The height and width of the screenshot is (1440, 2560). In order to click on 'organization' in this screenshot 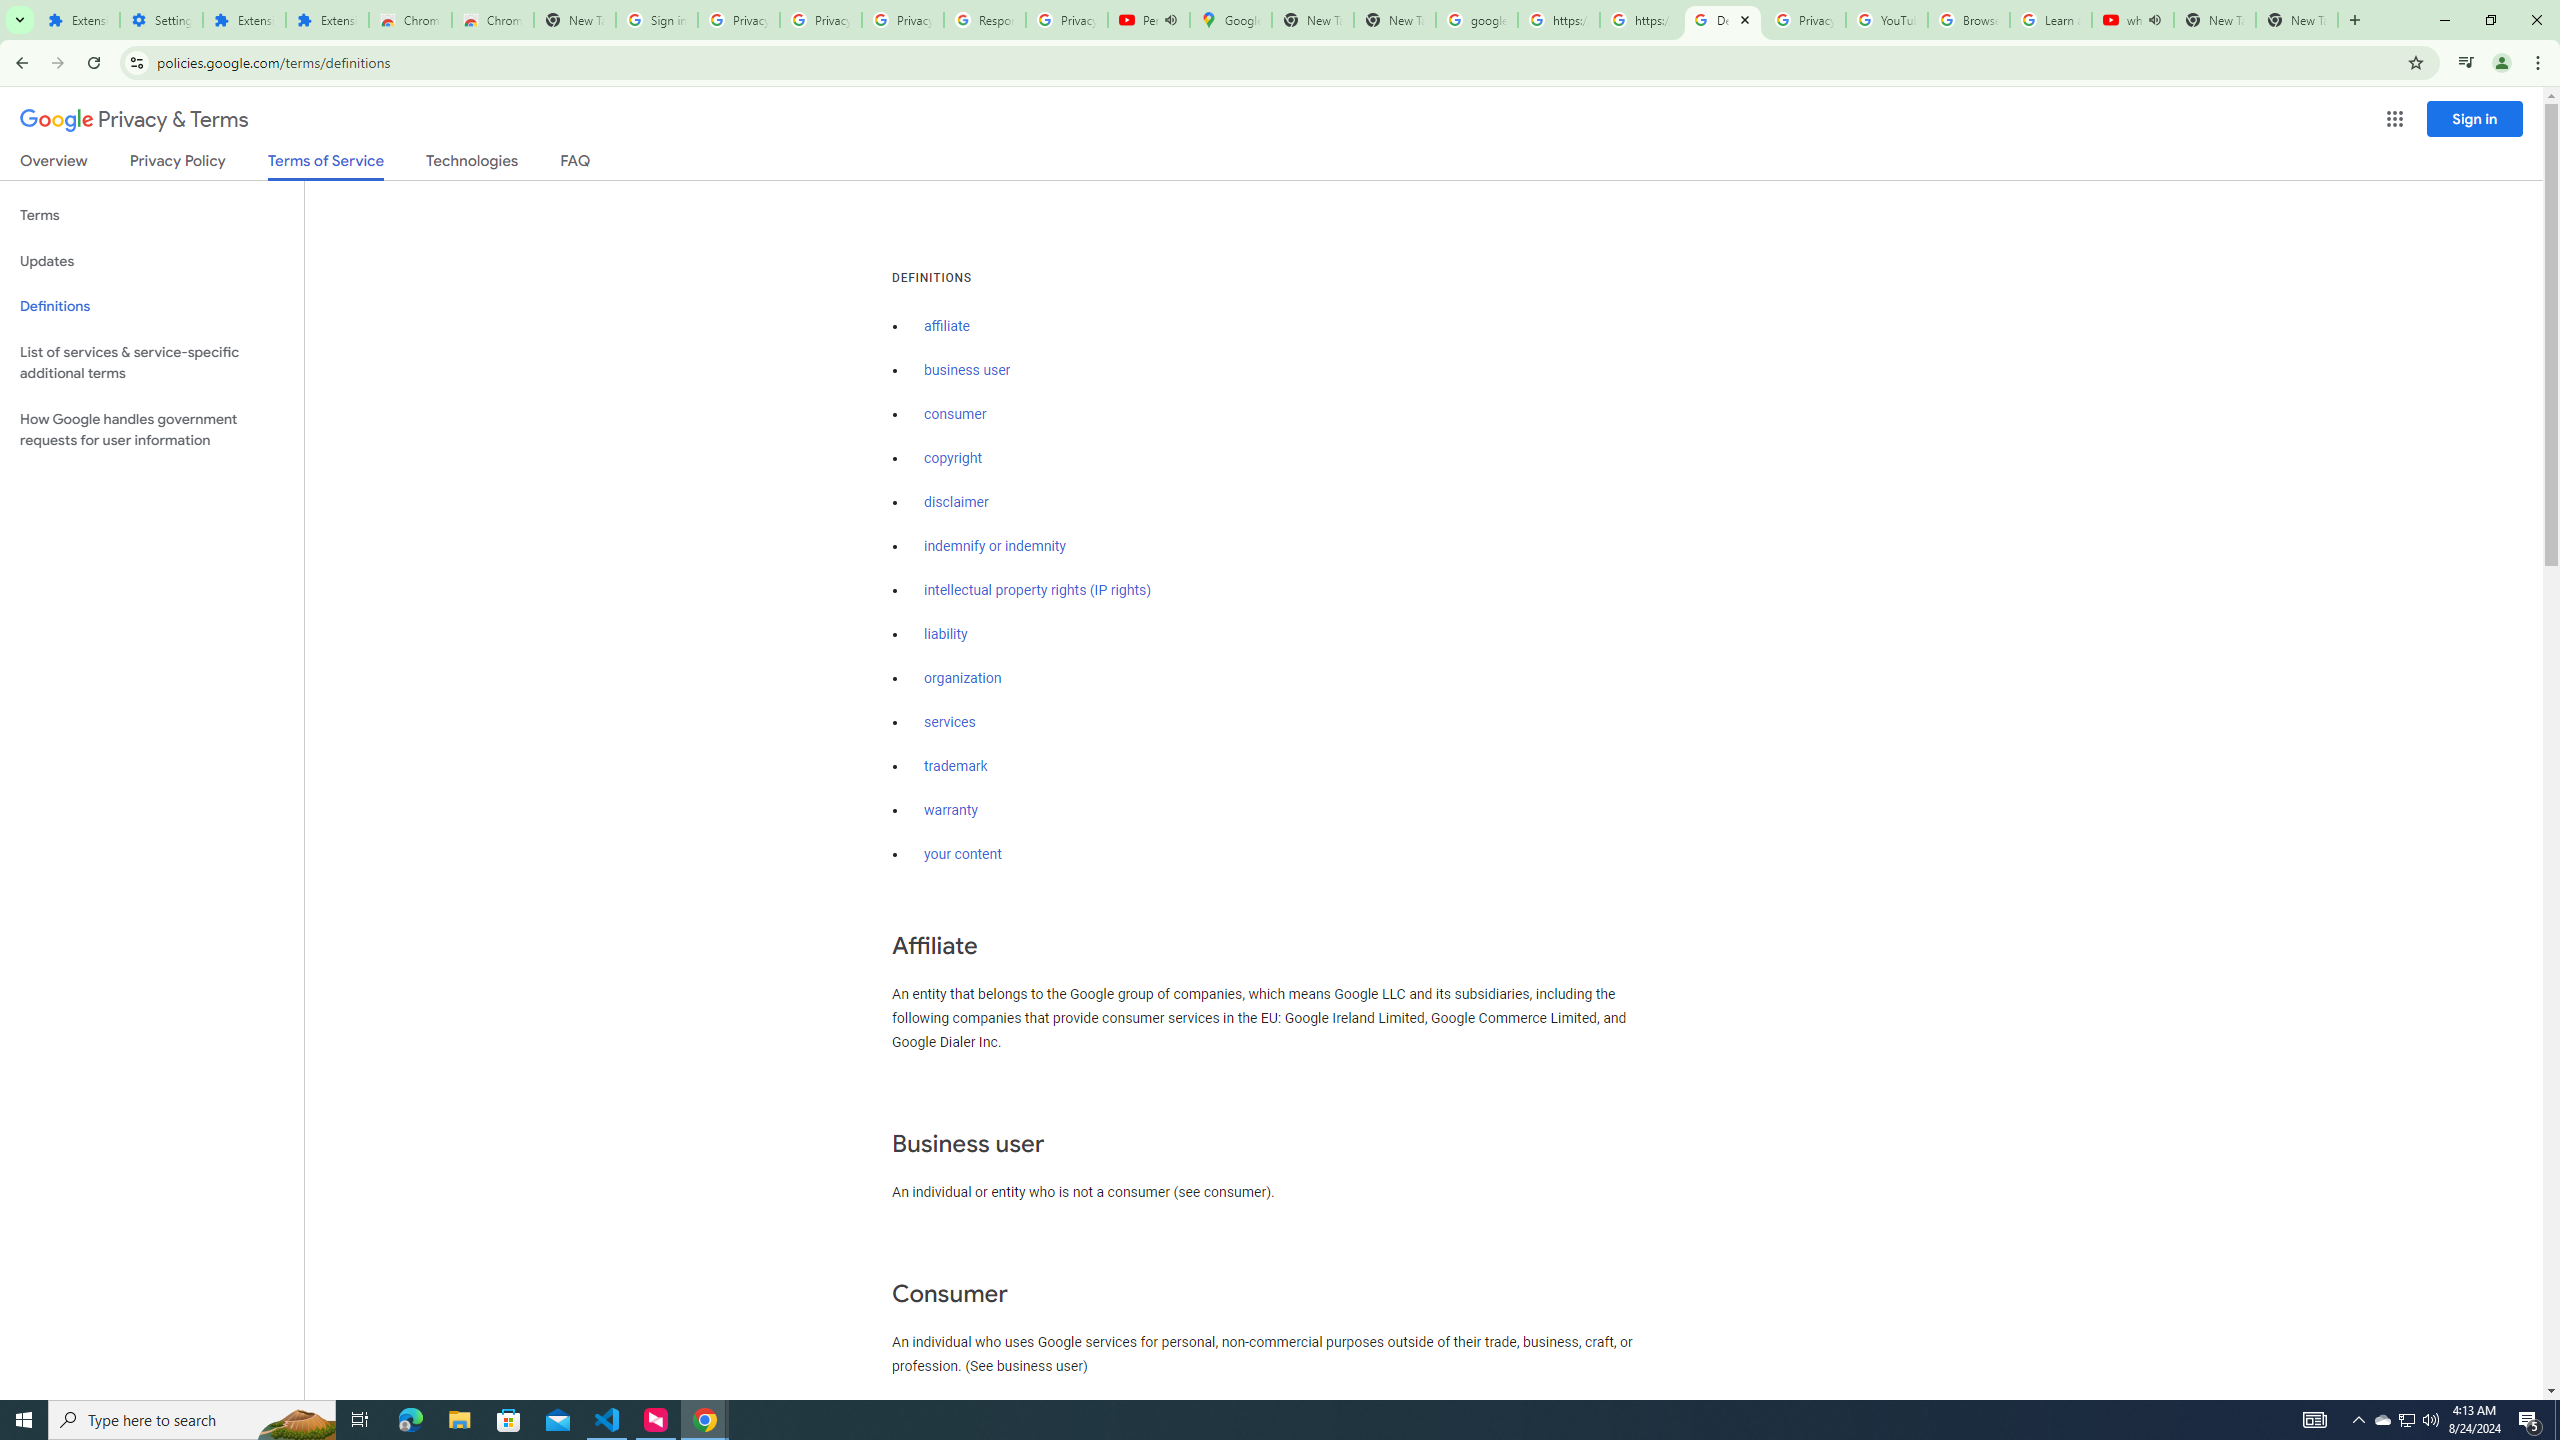, I will do `click(962, 677)`.